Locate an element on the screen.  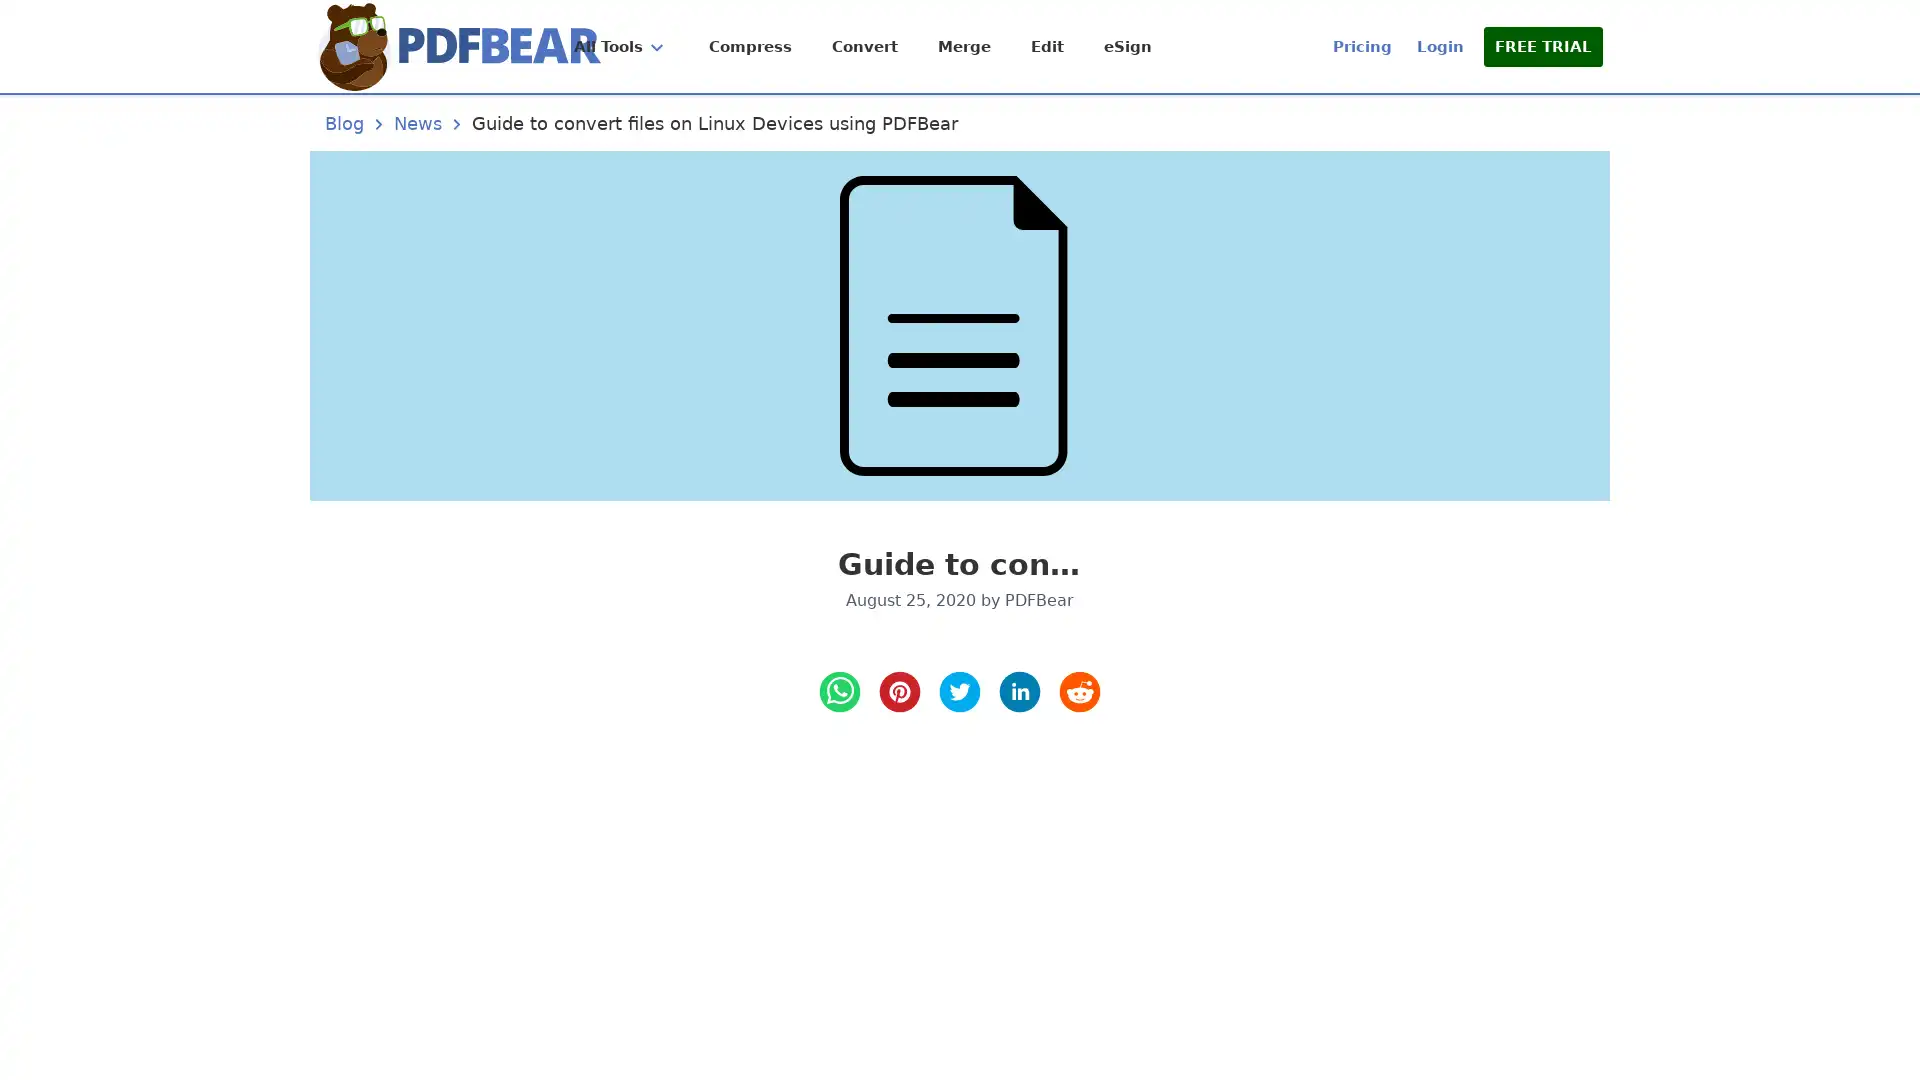
eSign is located at coordinates (1127, 45).